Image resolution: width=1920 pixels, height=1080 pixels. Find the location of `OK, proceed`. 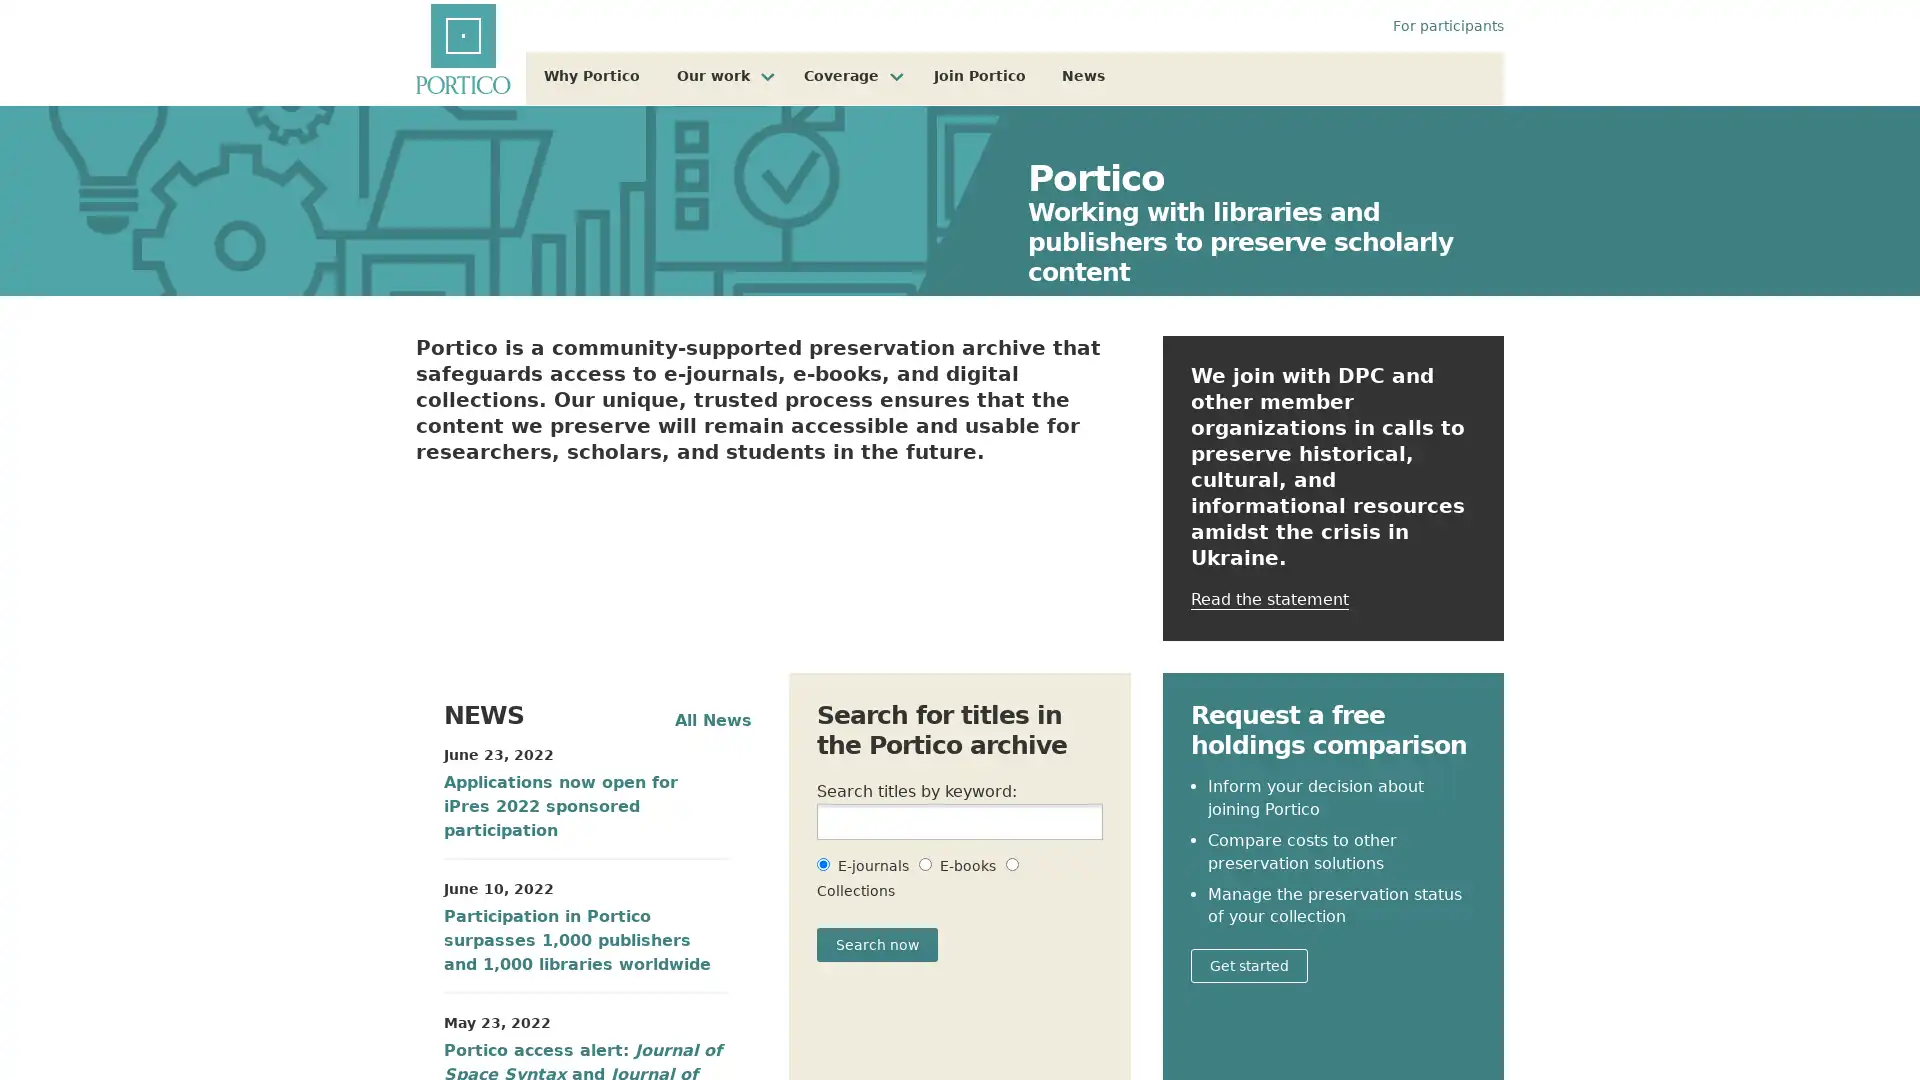

OK, proceed is located at coordinates (1541, 1015).